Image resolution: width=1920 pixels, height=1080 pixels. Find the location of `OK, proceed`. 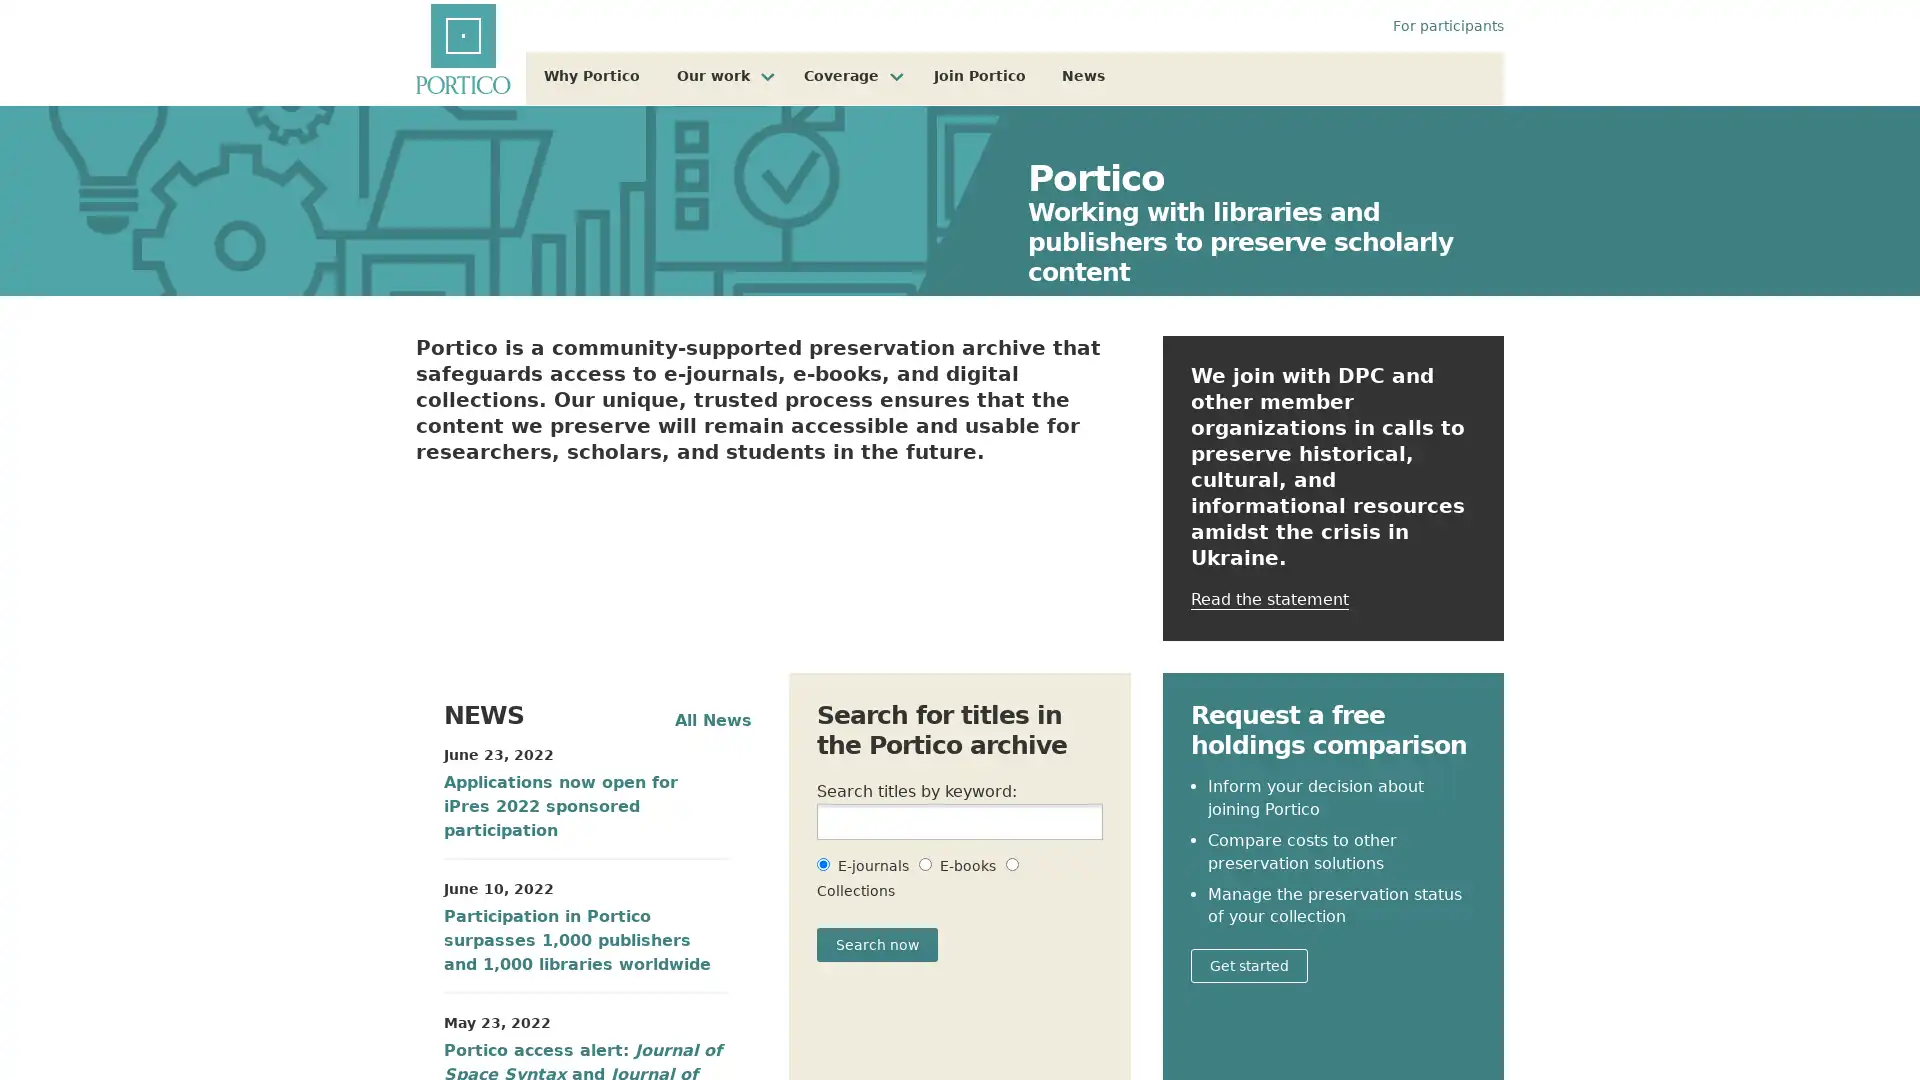

OK, proceed is located at coordinates (1541, 1015).